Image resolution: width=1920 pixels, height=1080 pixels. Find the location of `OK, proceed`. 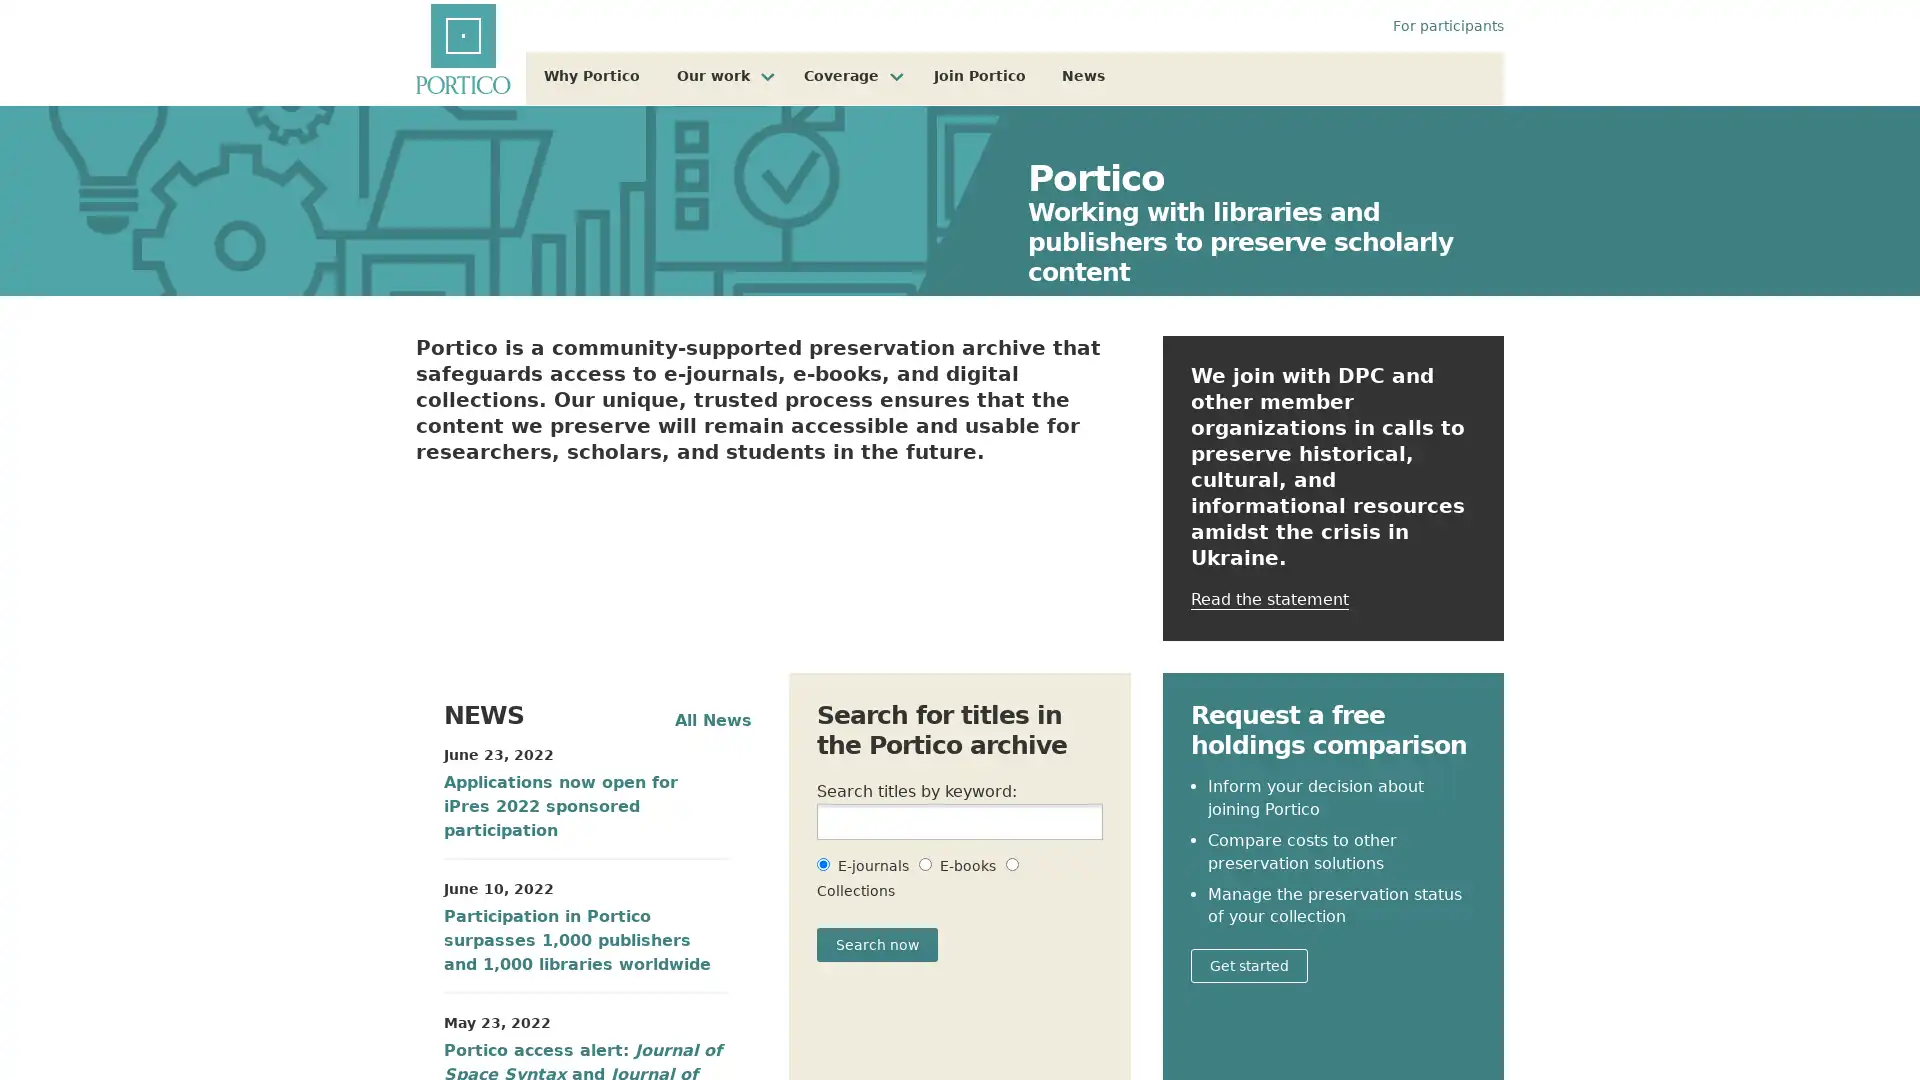

OK, proceed is located at coordinates (1541, 1015).